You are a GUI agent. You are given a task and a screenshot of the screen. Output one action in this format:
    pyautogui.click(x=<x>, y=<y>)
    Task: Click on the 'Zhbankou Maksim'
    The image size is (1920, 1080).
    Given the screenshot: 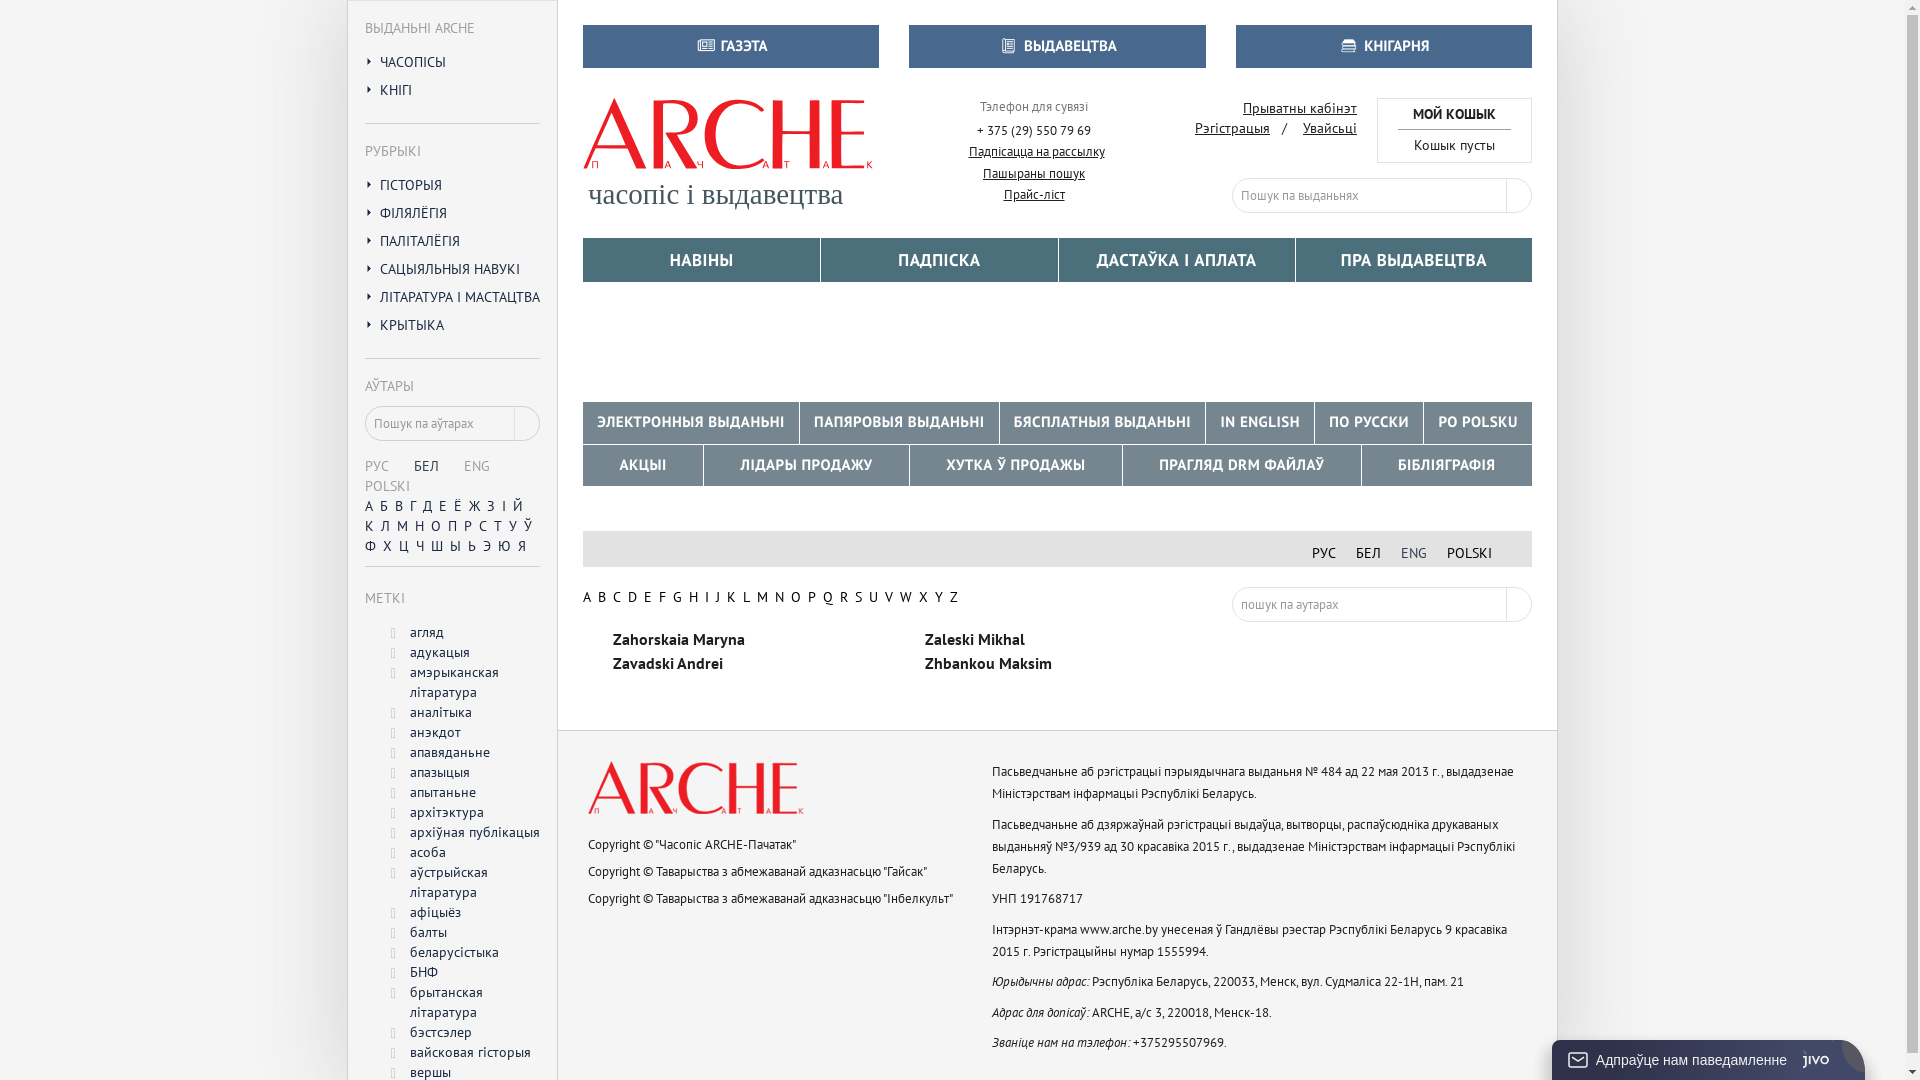 What is the action you would take?
    pyautogui.click(x=988, y=663)
    